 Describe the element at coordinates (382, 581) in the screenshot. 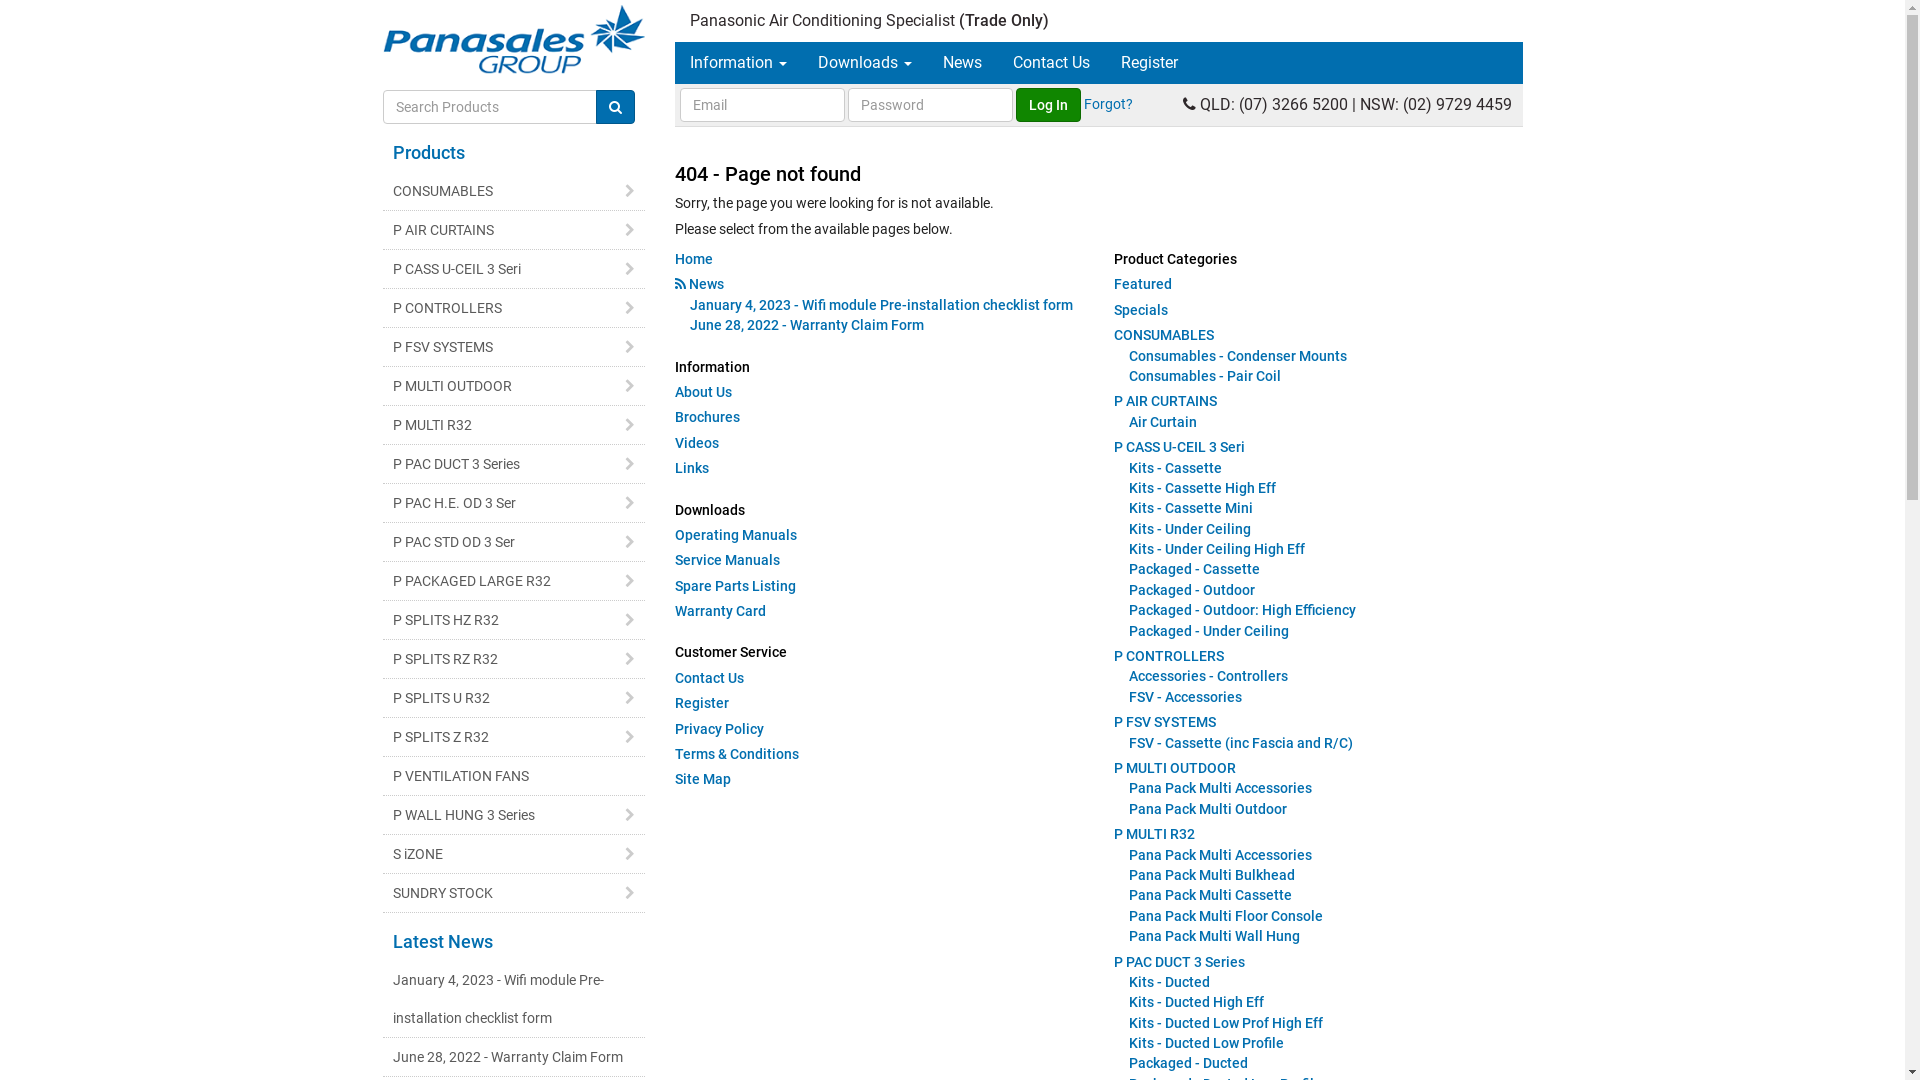

I see `'P PACKAGED LARGE R32'` at that location.